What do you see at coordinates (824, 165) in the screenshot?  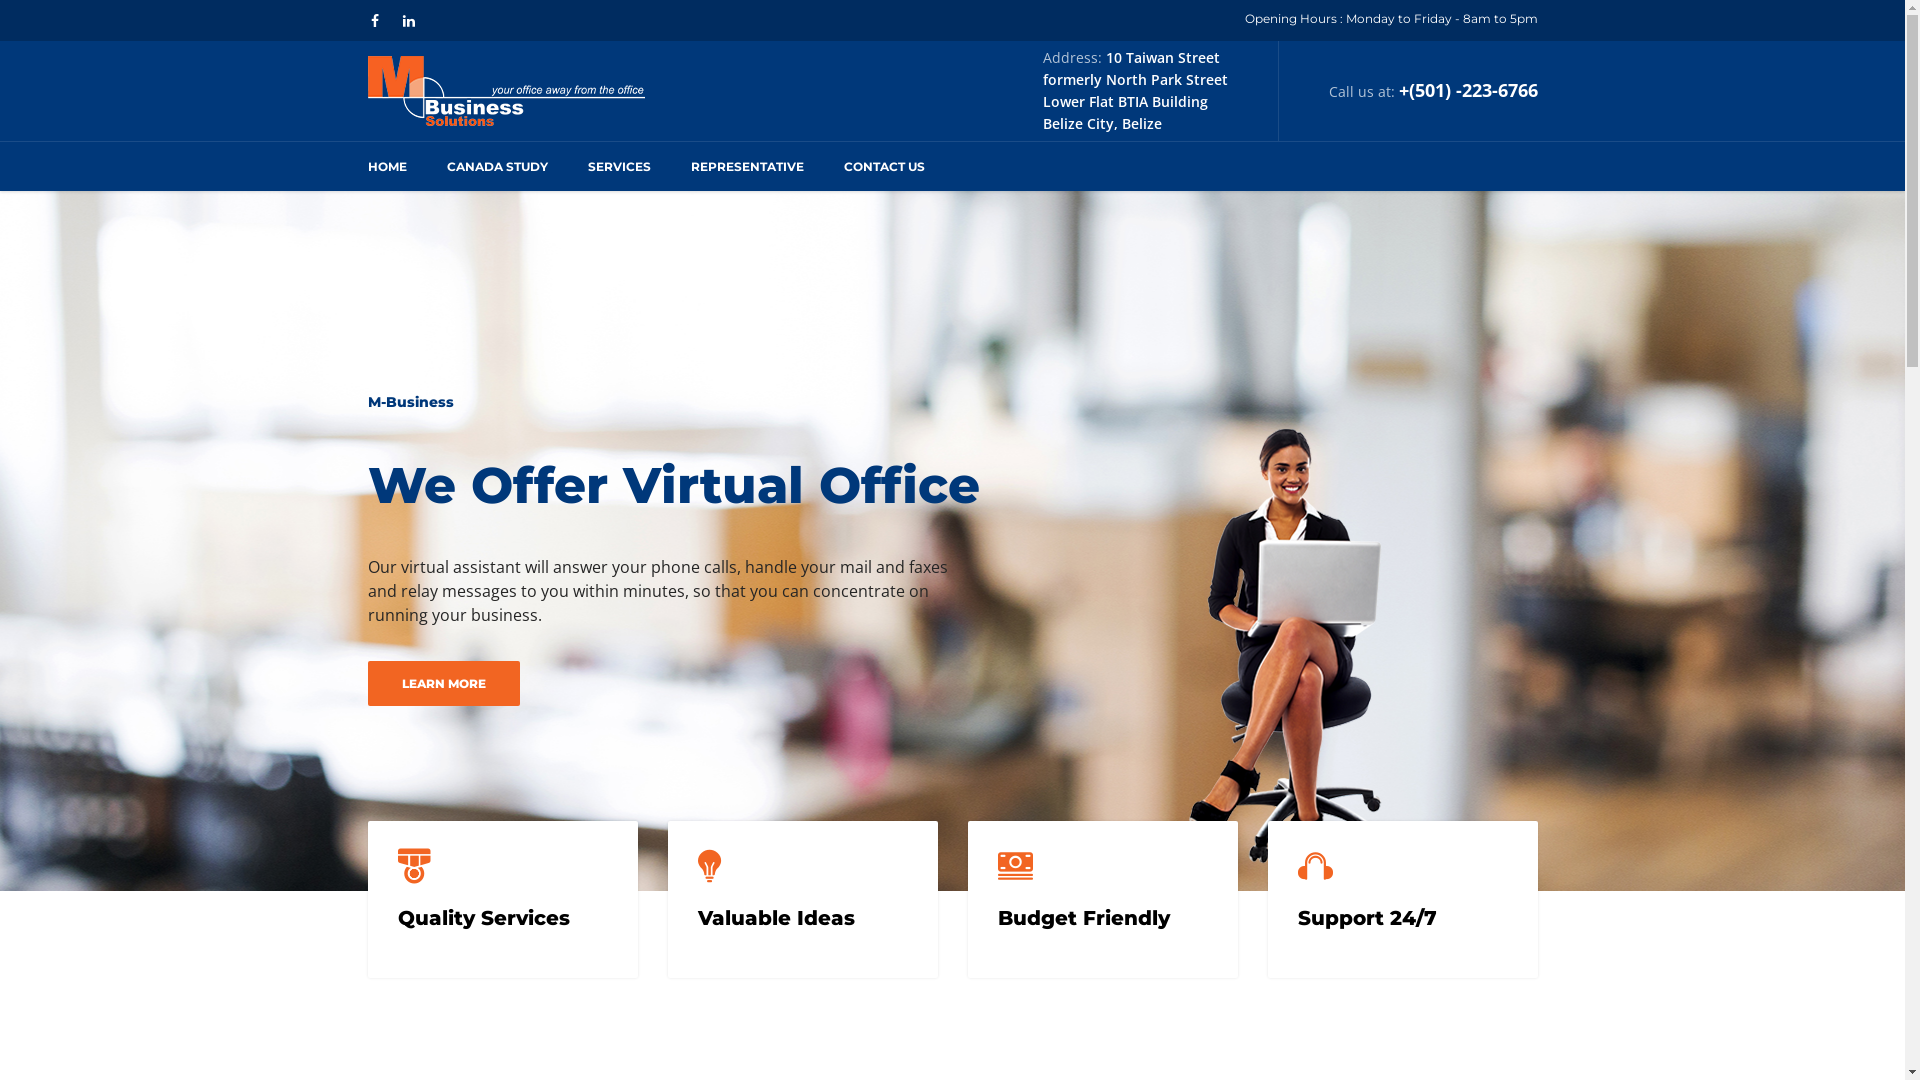 I see `'CONTACT US'` at bounding box center [824, 165].